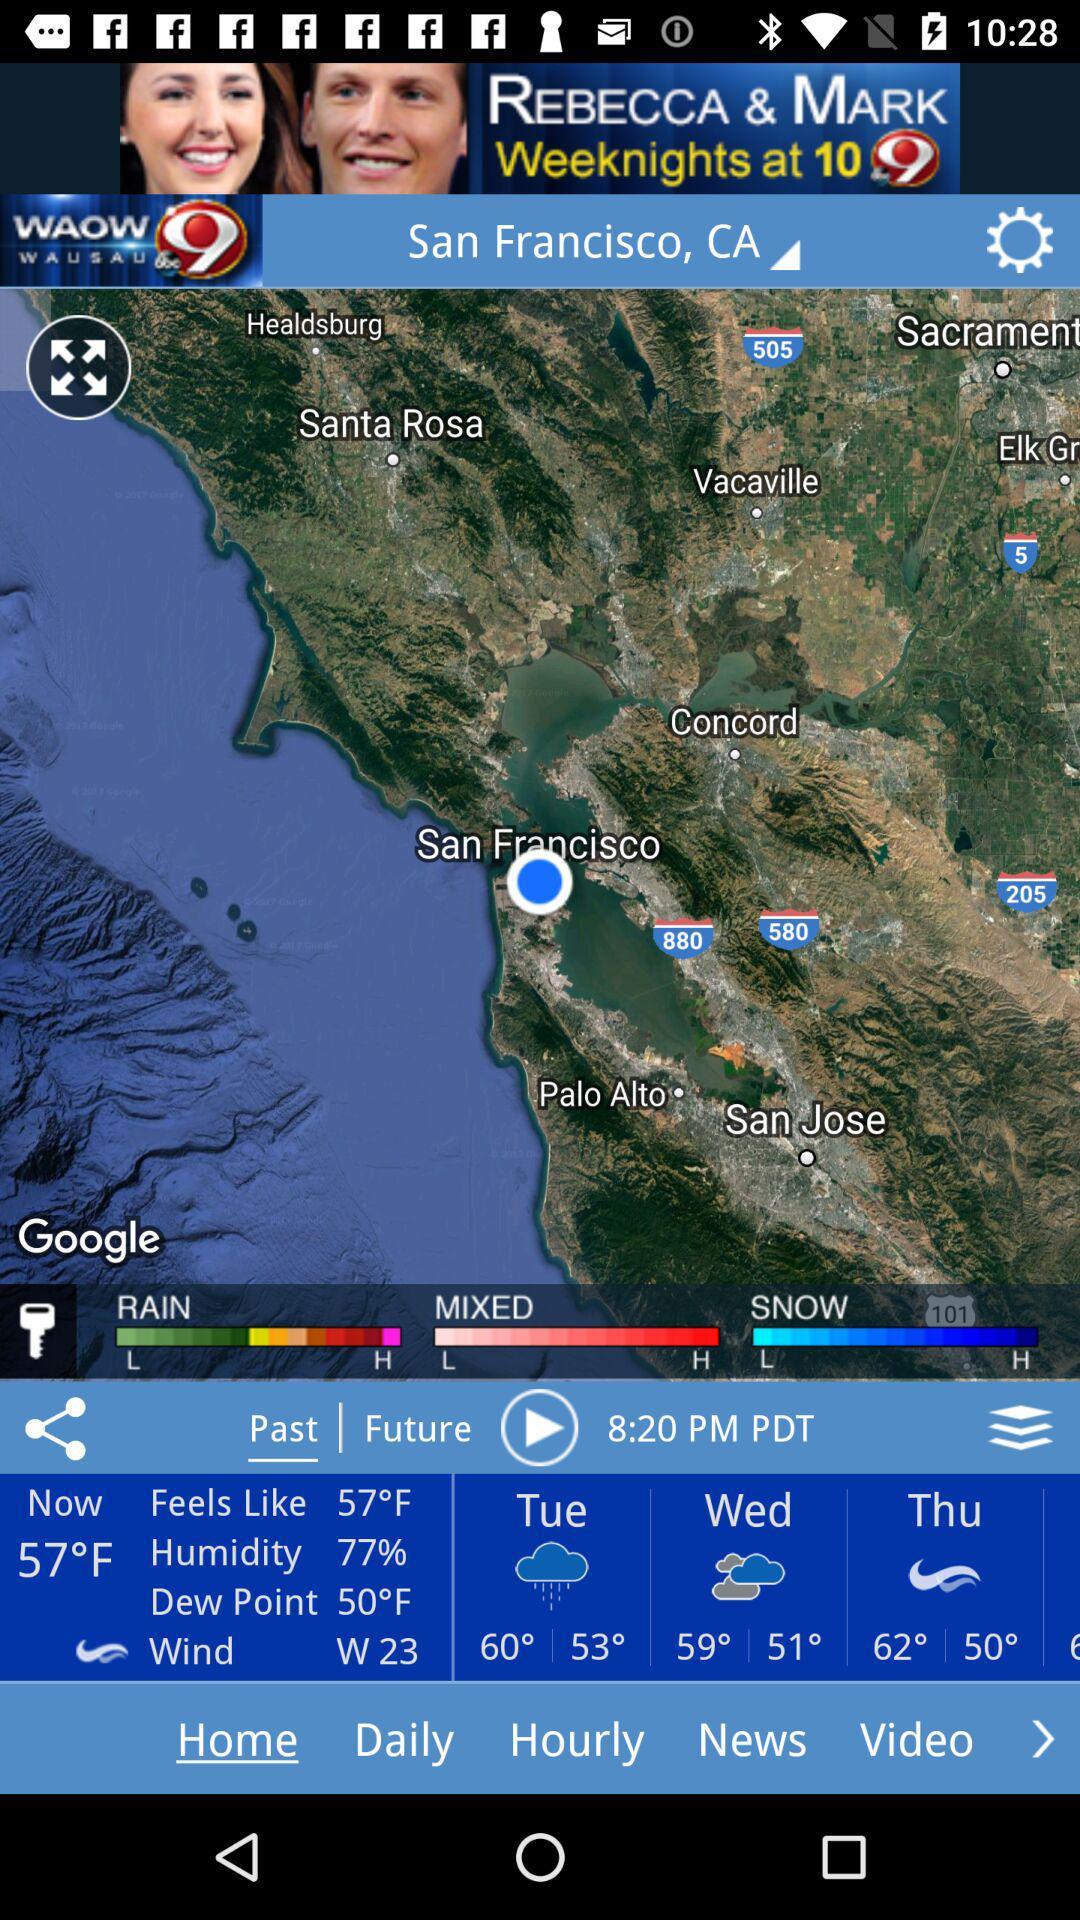  I want to click on the arrow_forward icon, so click(1042, 1737).